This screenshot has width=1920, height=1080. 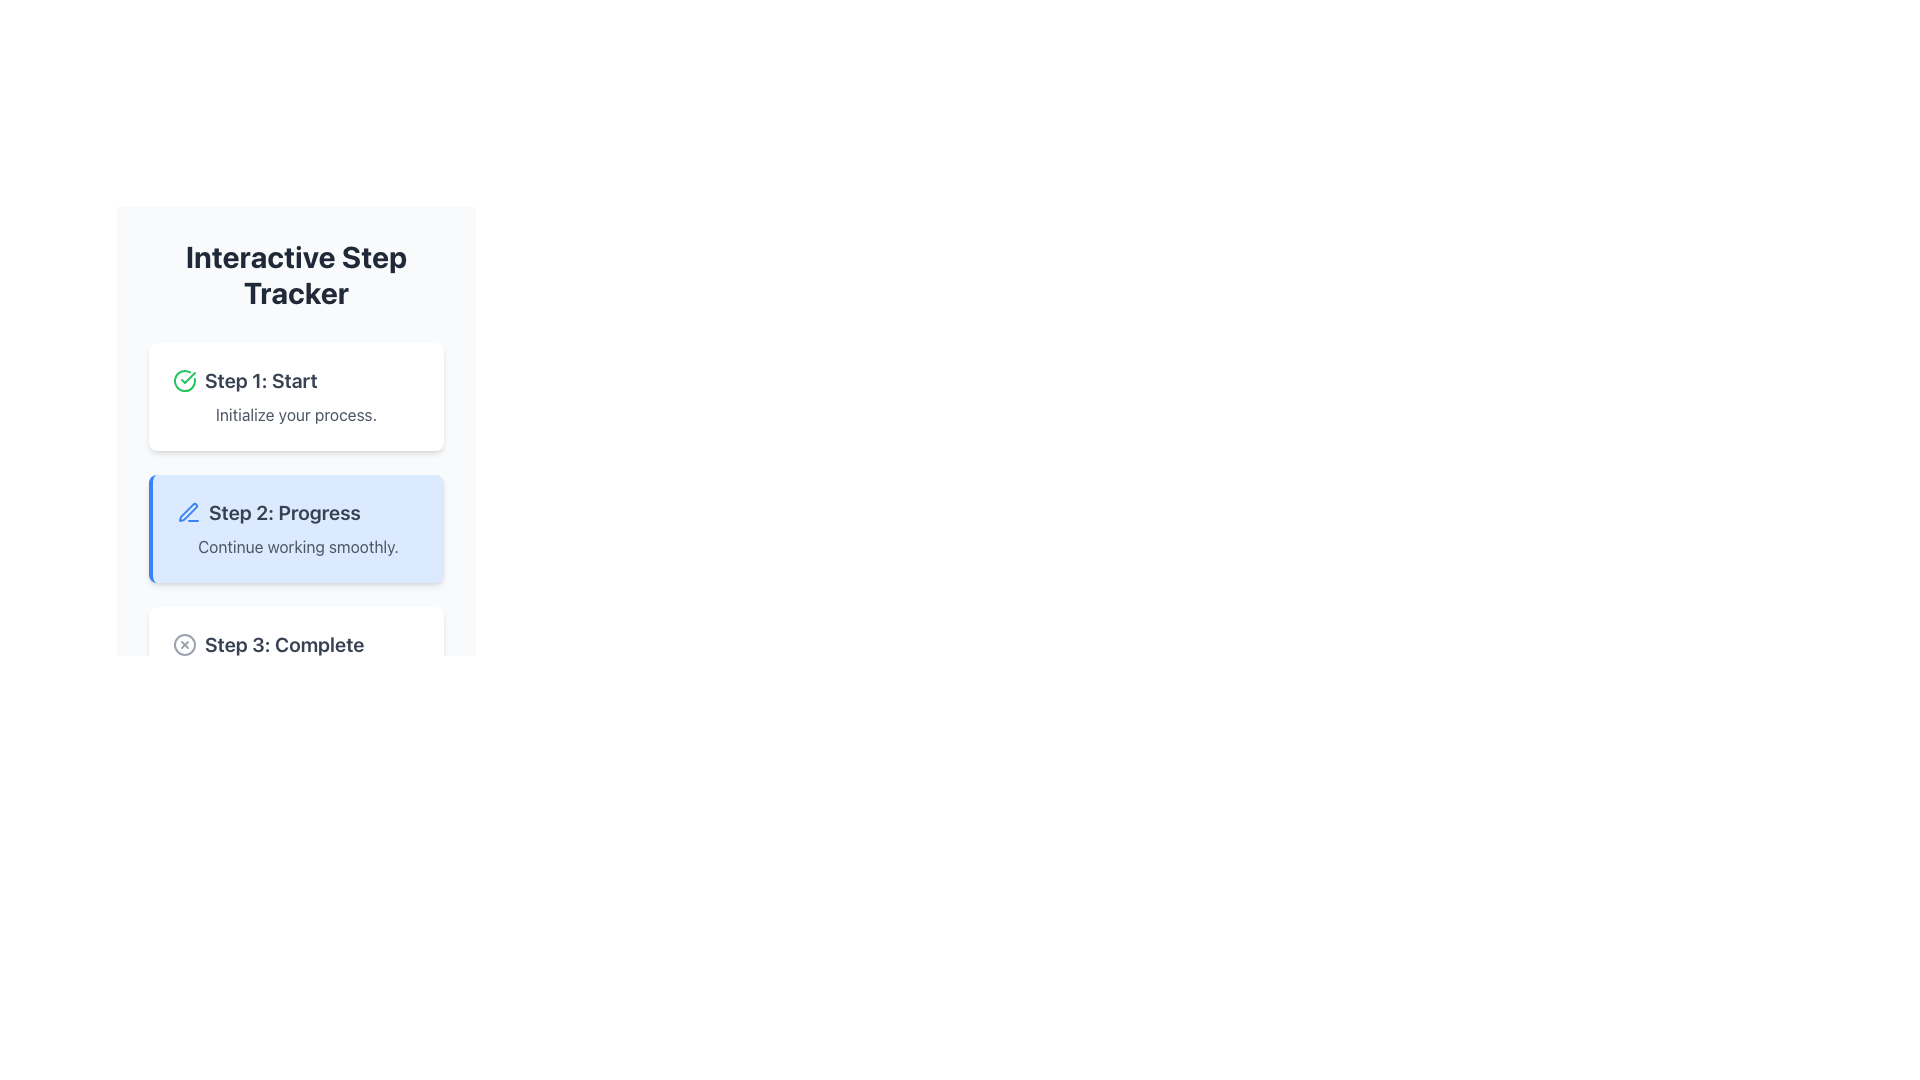 I want to click on the text display component styled as a card that presents 'Step 2' in a sequential process display, which provides guidance like 'Continue working smoothly.', so click(x=295, y=527).